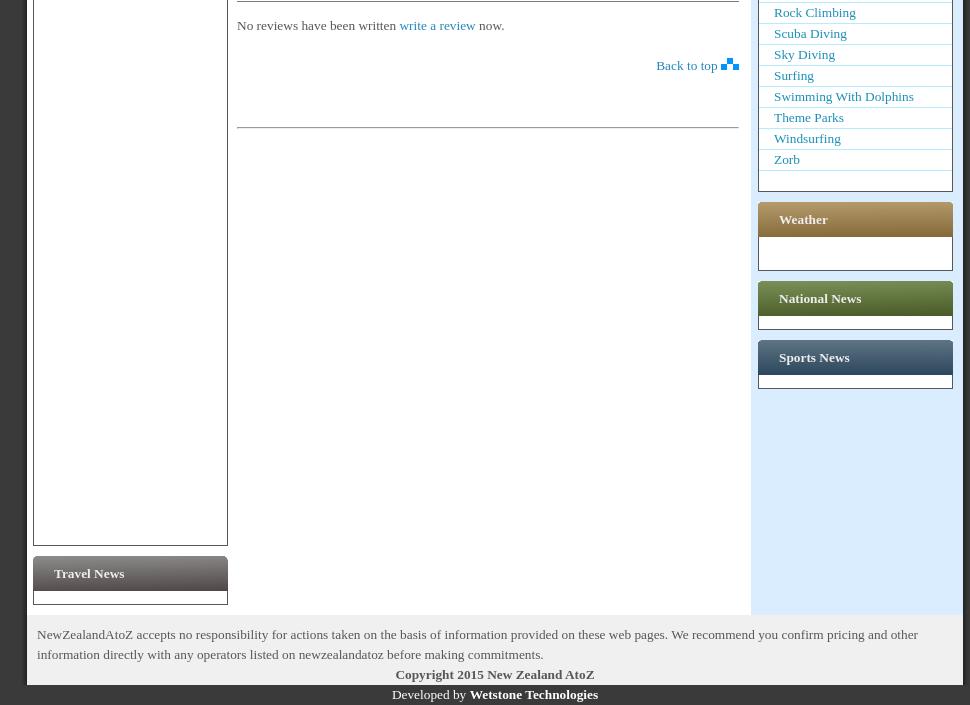 The height and width of the screenshot is (705, 970). I want to click on 'Rock Climbing', so click(772, 11).